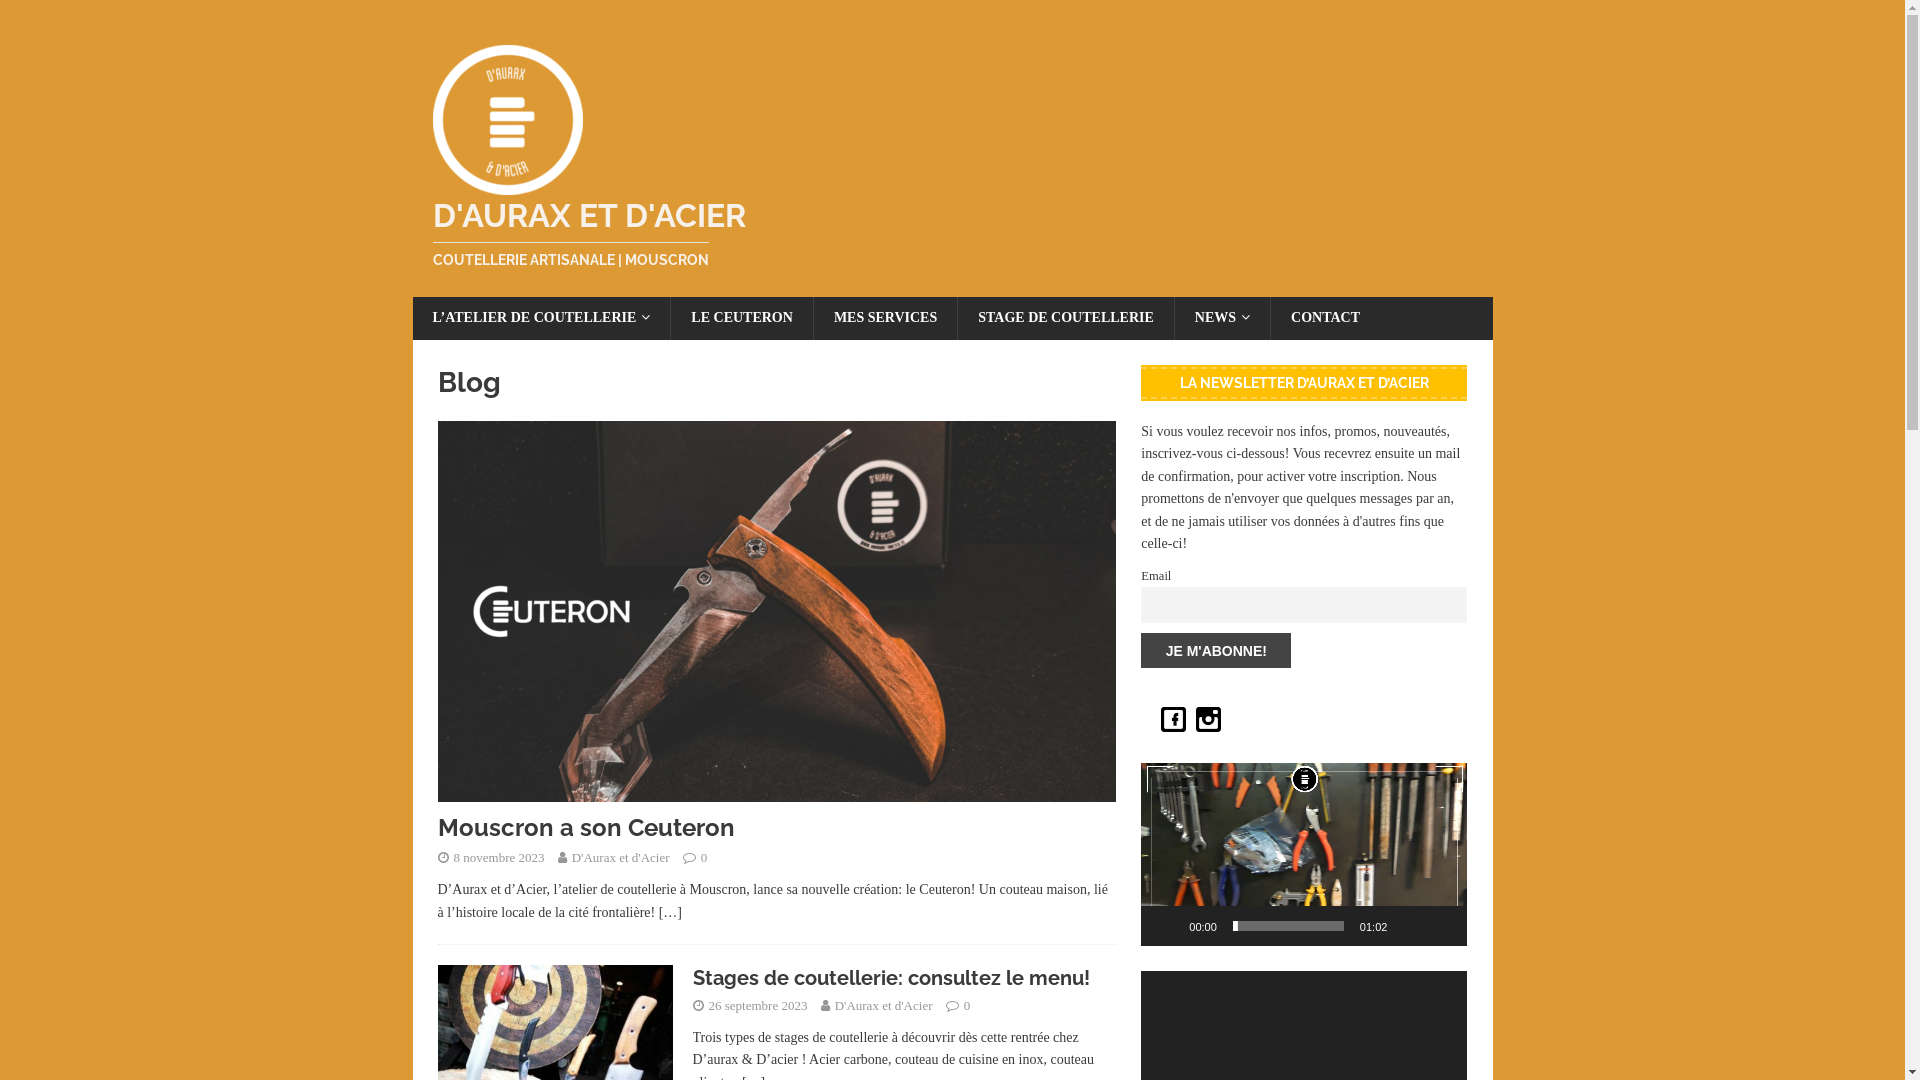  What do you see at coordinates (1221, 316) in the screenshot?
I see `'NEWS'` at bounding box center [1221, 316].